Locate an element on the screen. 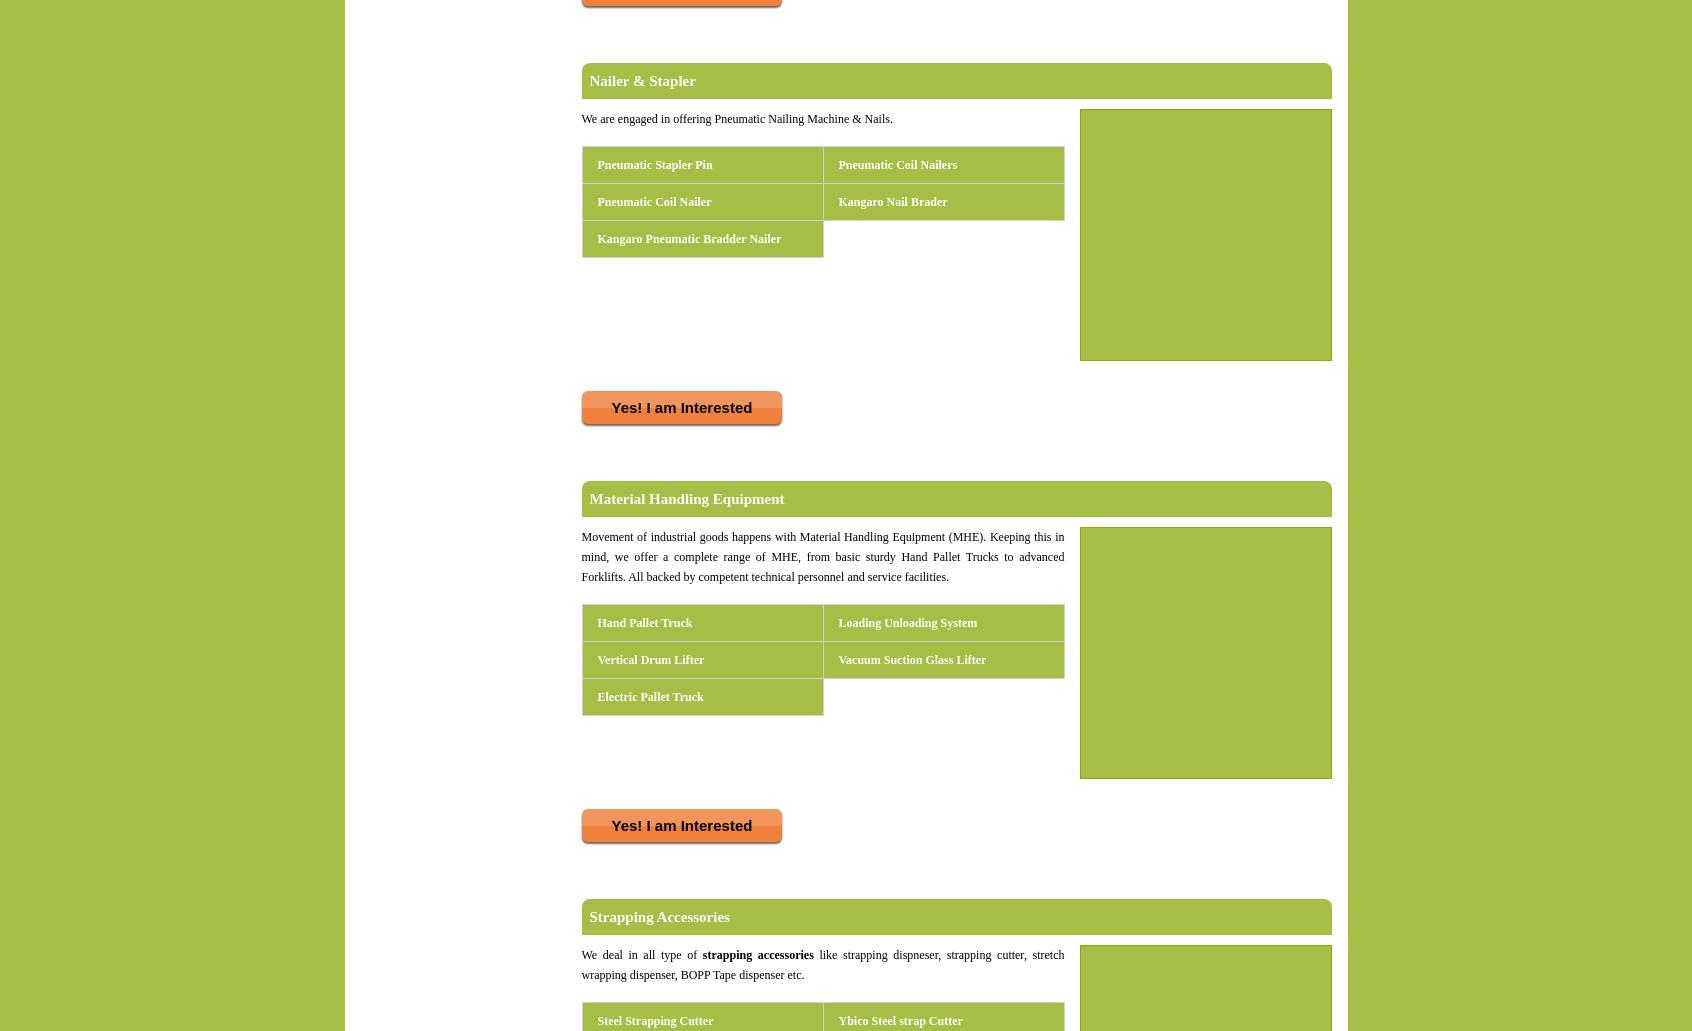 The image size is (1692, 1031). 'like strapping dispneser, strapping cutter, stretch wrapping dispenser, BOPP Tape dispenser etc.' is located at coordinates (822, 964).